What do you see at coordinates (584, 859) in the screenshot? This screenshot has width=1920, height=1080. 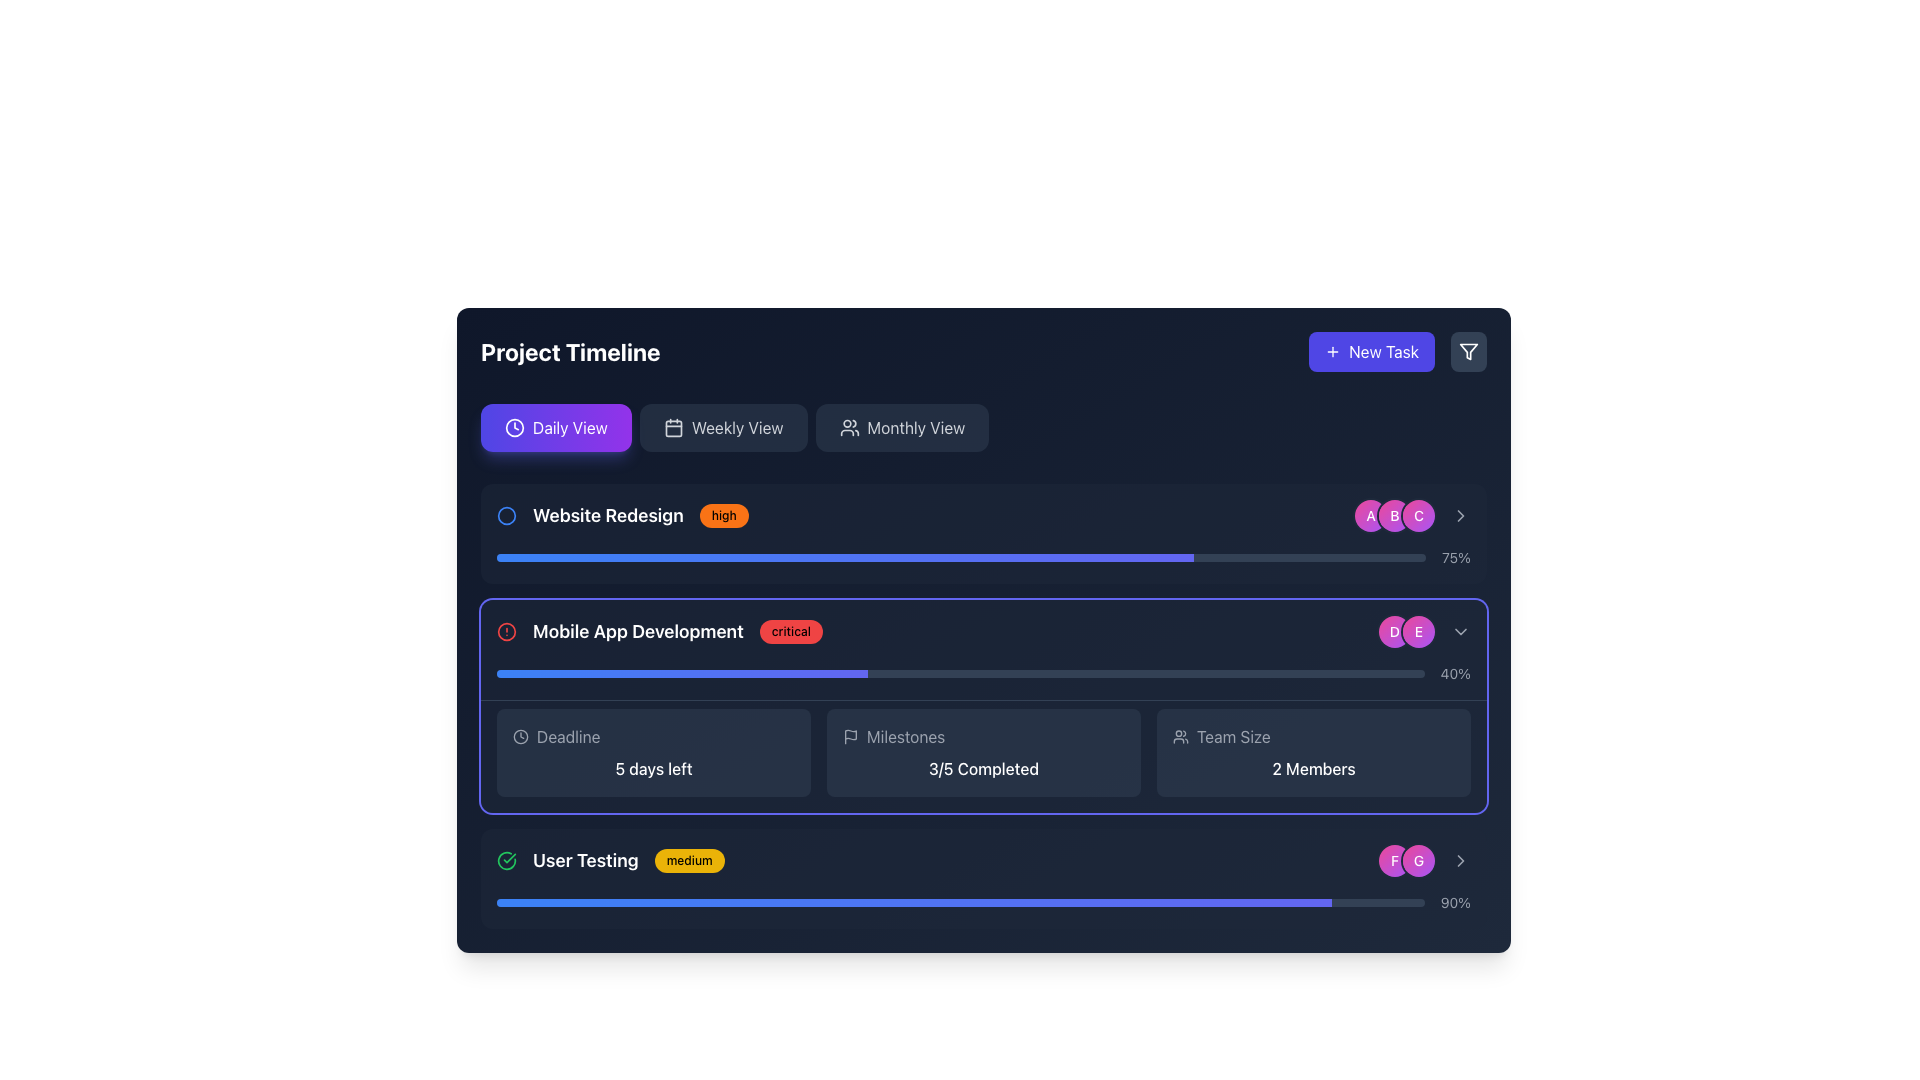 I see `the label located below the 'Mobile App Development' section, which serves as a title for a specific project or task category` at bounding box center [584, 859].